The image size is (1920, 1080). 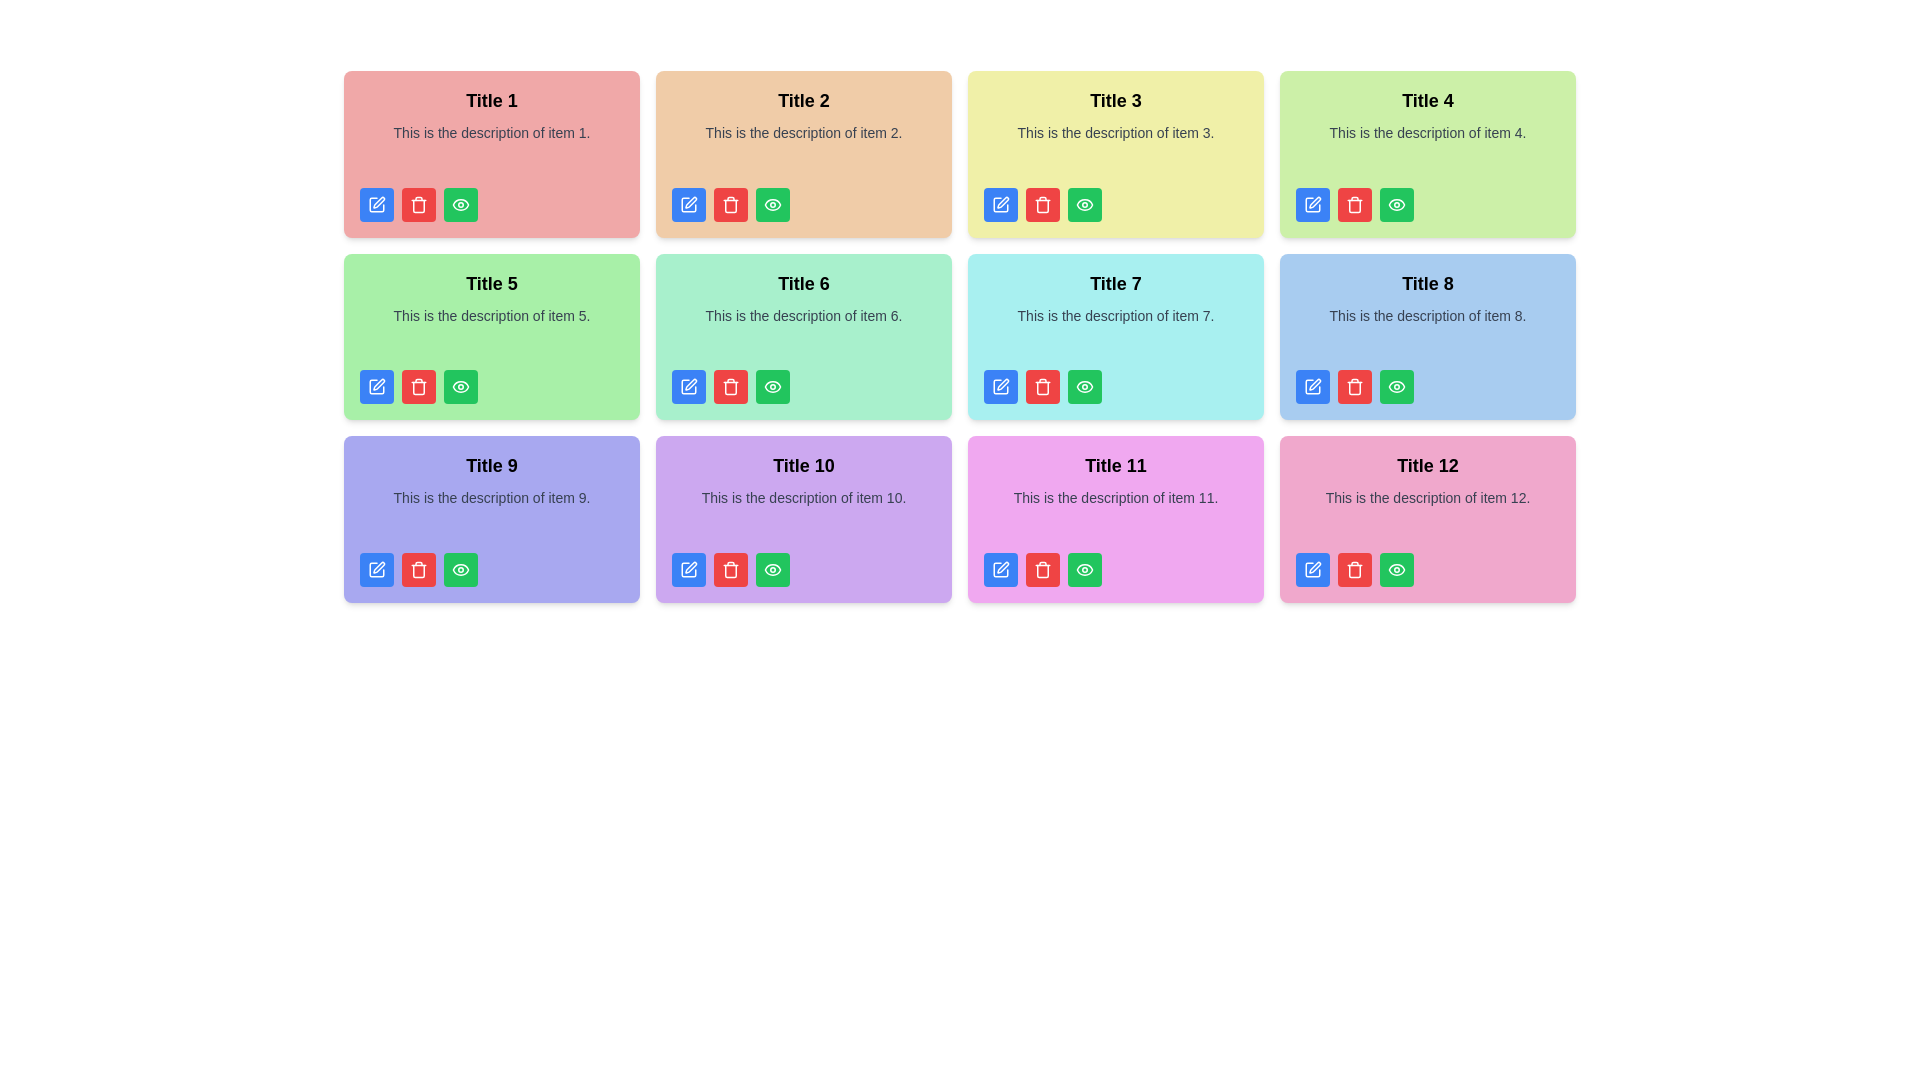 I want to click on the portion of the trash icon graphic that signifies deletion actions, located at the bottom-middle of the SVG group for the trash can, directly below the lid and above the bin's body, beneath the card labeled 'Title 10', so click(x=729, y=570).